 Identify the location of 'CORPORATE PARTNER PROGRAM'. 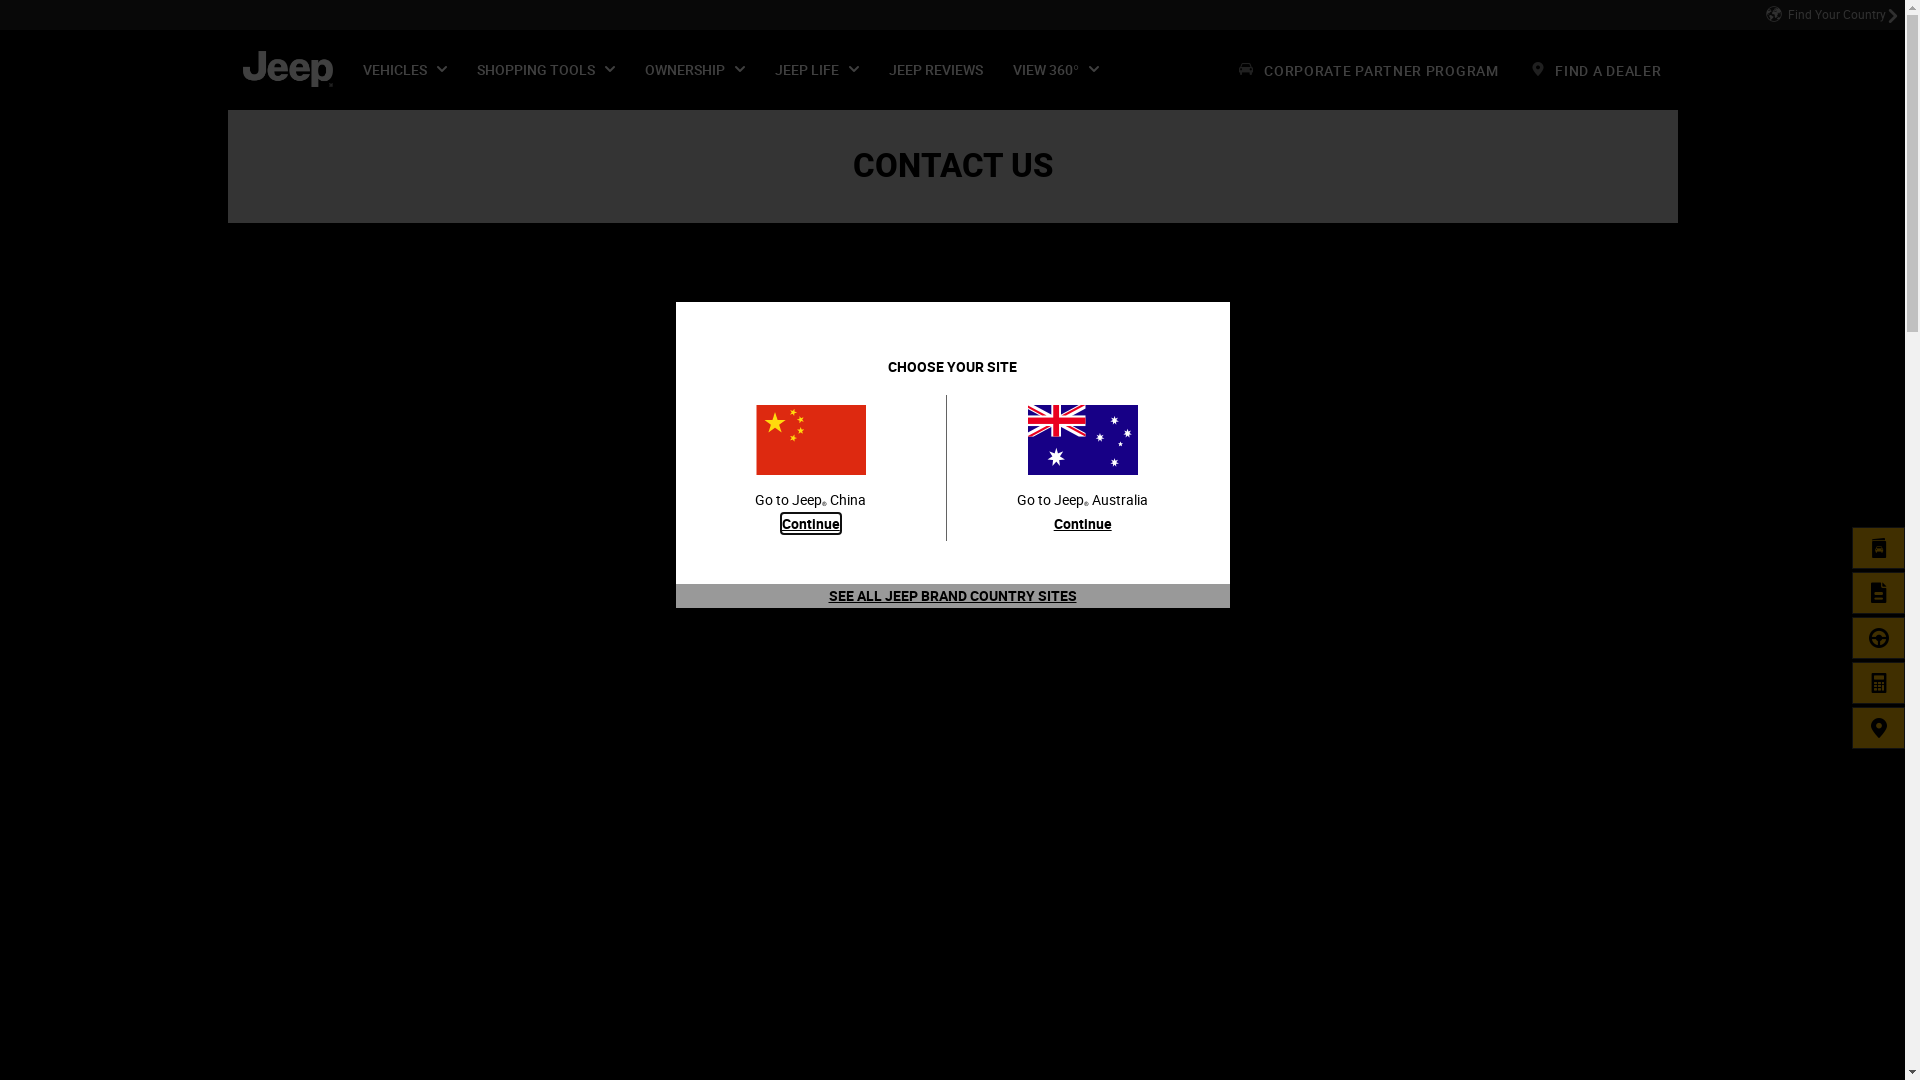
(1367, 68).